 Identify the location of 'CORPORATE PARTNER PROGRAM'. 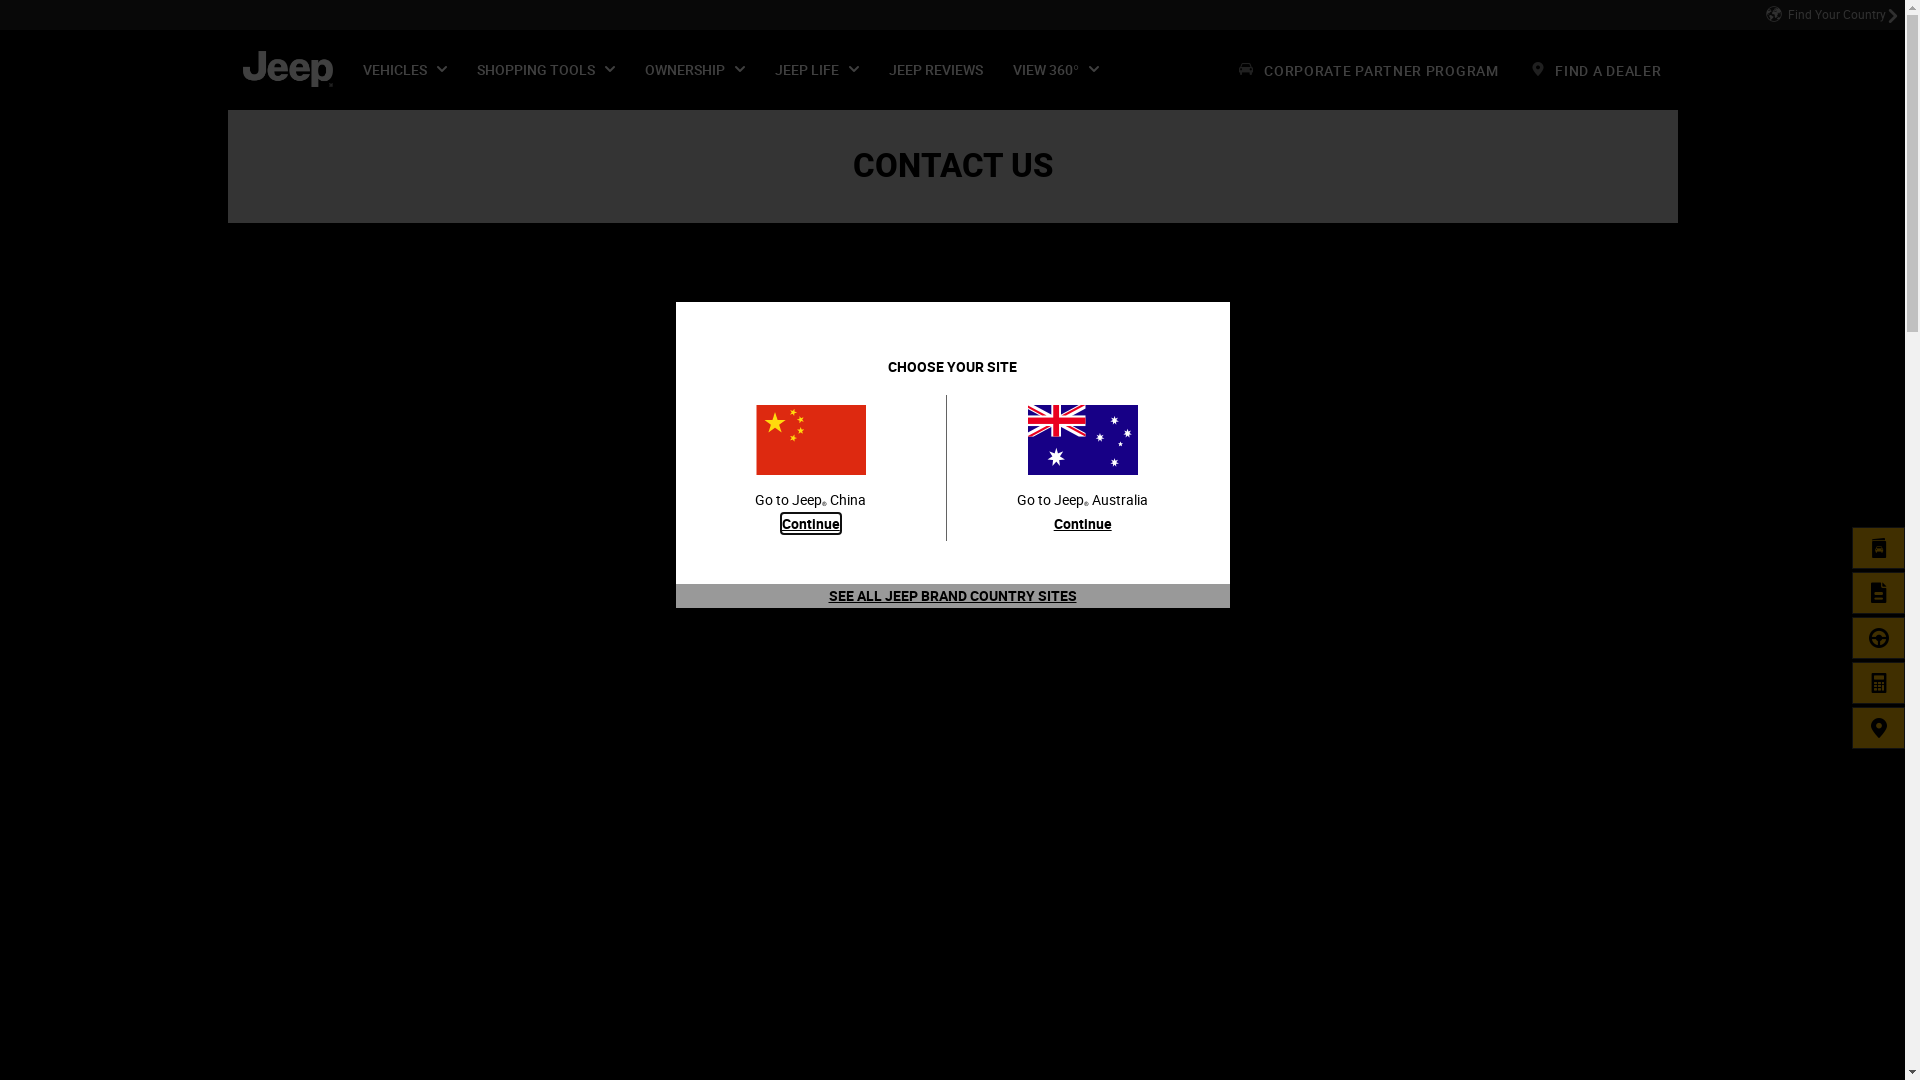
(1367, 68).